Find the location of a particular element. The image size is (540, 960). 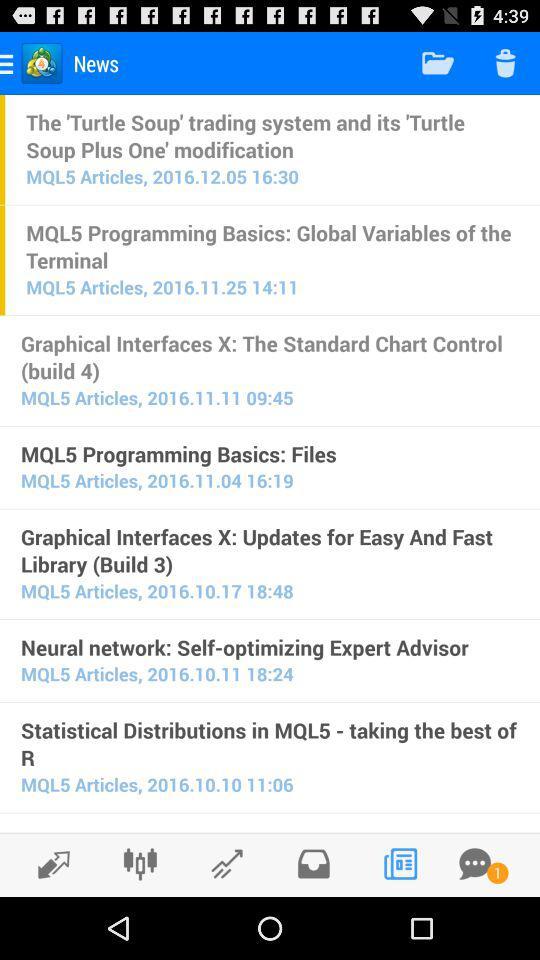

the quick evaluation of item is located at coordinates (270, 829).